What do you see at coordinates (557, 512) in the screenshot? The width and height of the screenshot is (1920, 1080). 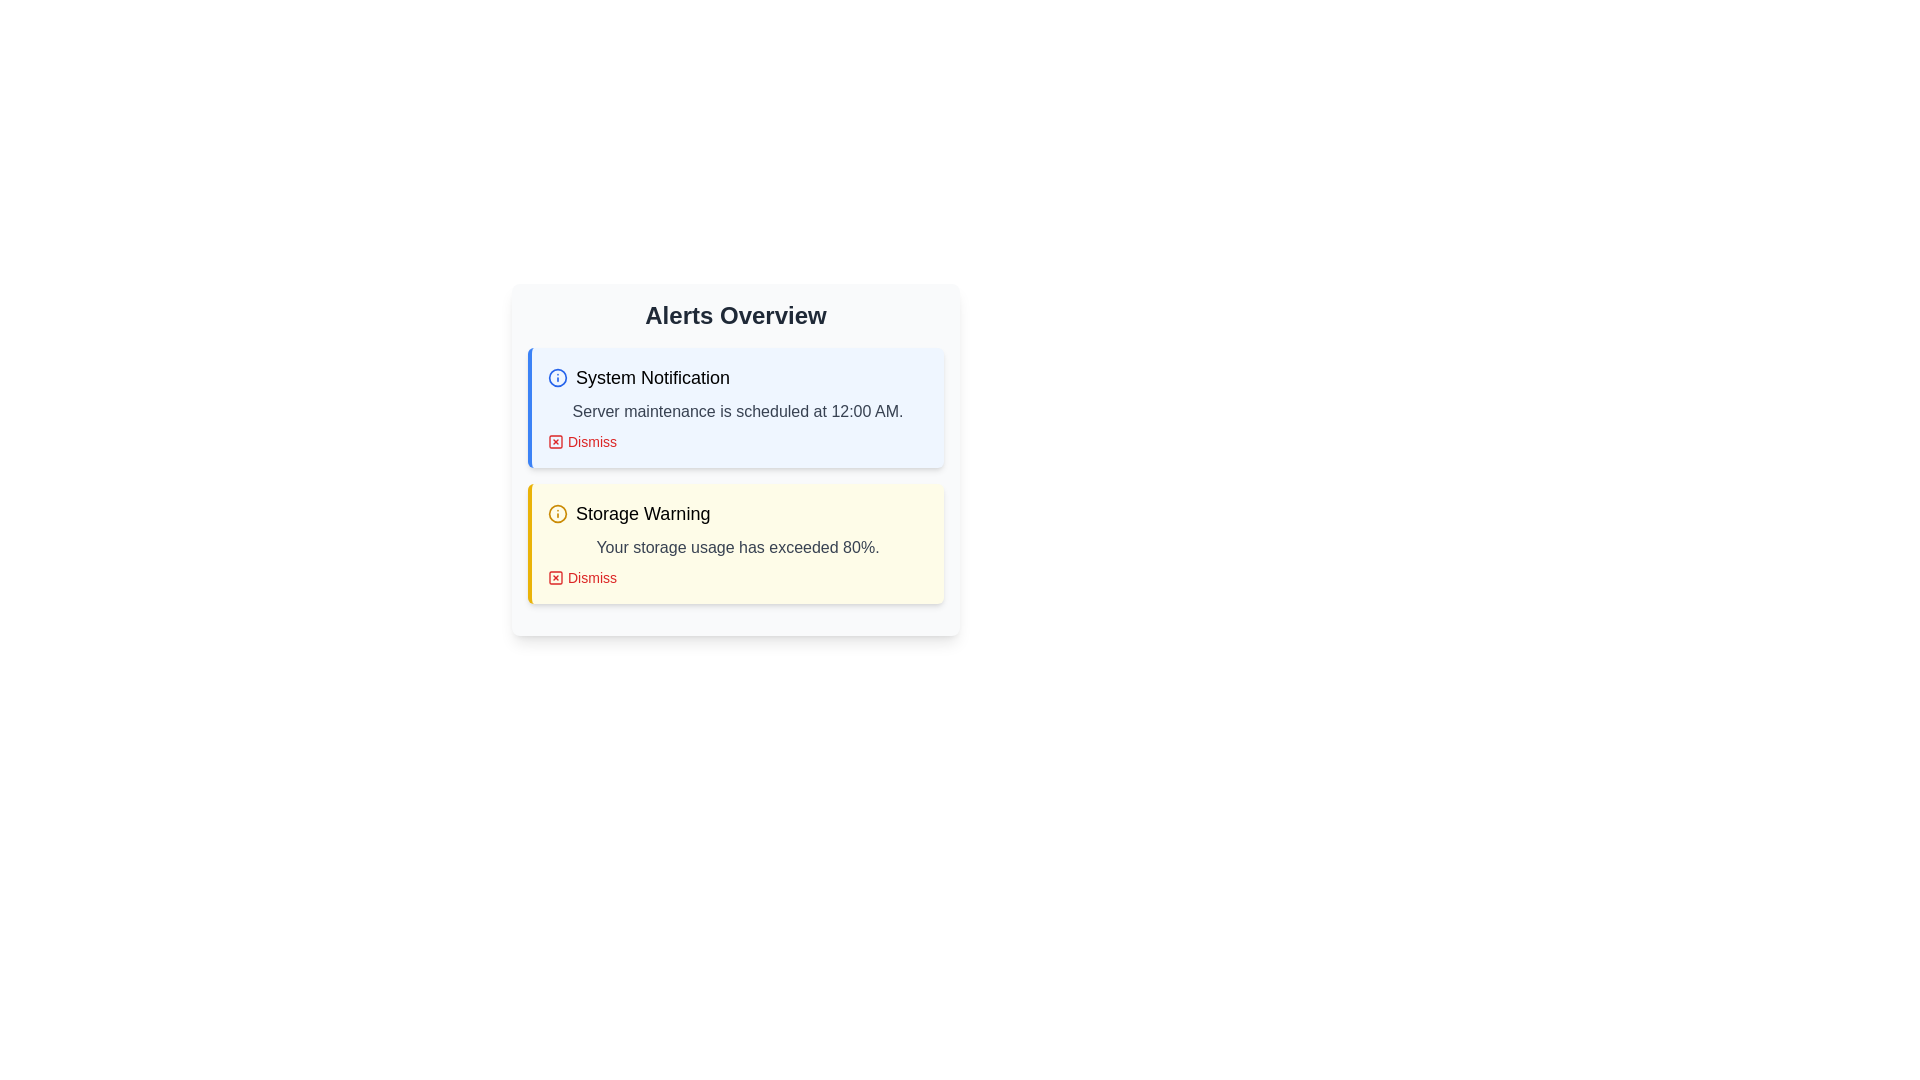 I see `the yellow circular outline warning icon located to the left of the storage usage notification text in the alert card` at bounding box center [557, 512].